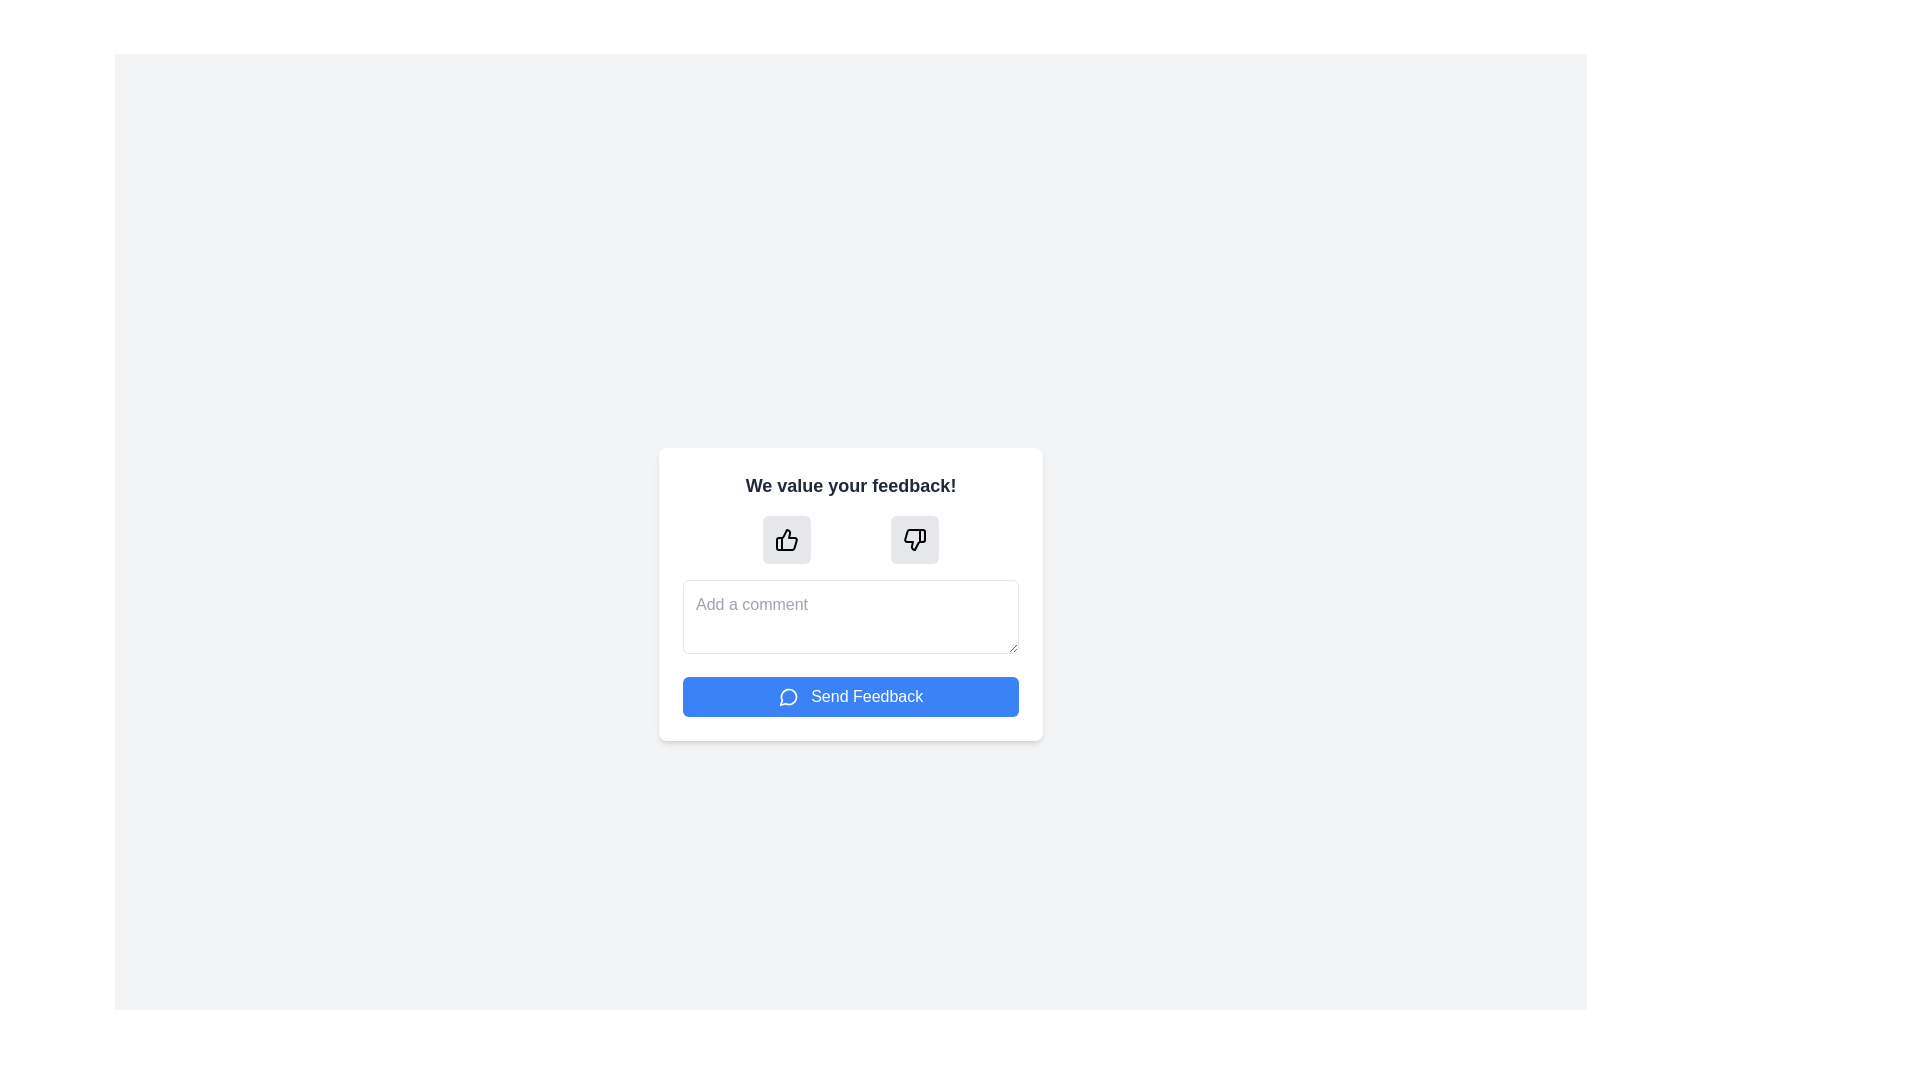 This screenshot has height=1080, width=1920. I want to click on the 'Submit Feedback' button located at the bottom center of the feedback card, so click(850, 695).